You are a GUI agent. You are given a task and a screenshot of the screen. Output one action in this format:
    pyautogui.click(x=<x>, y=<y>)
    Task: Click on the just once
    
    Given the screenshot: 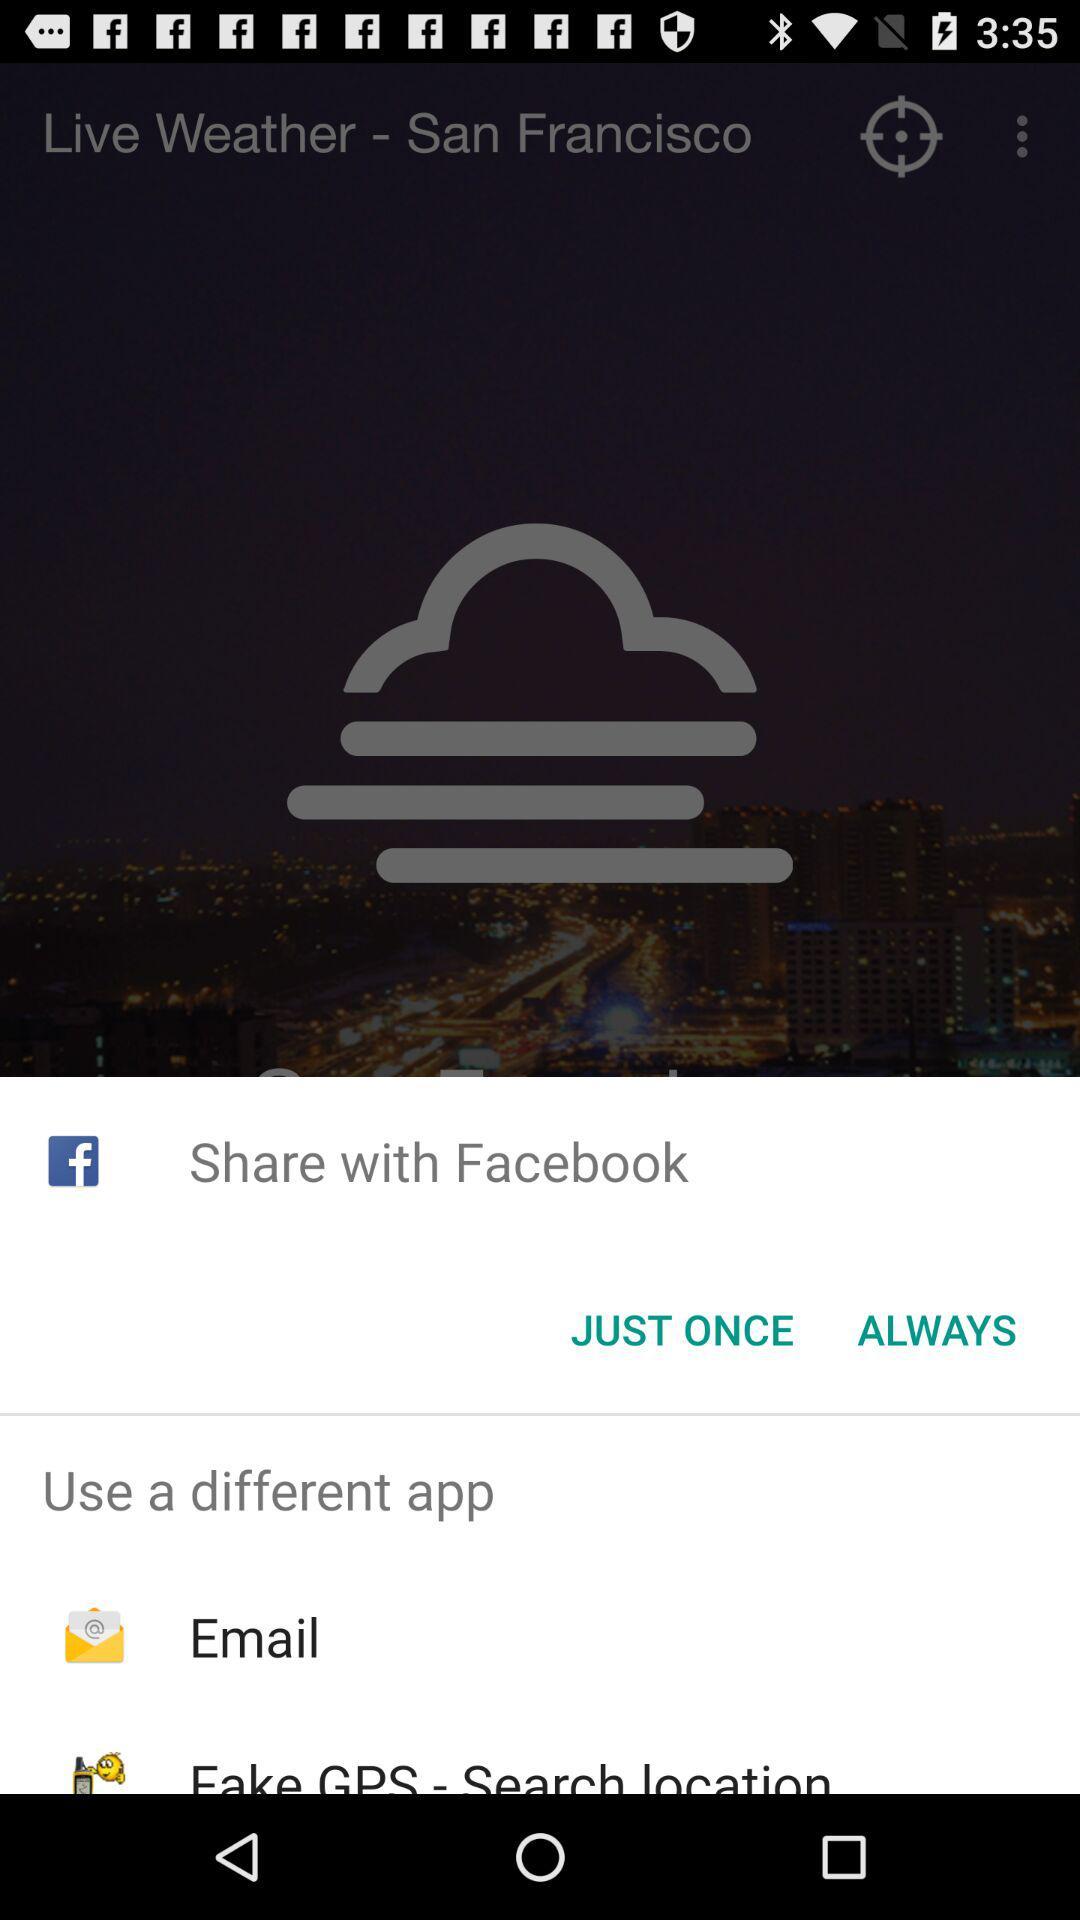 What is the action you would take?
    pyautogui.click(x=681, y=1329)
    